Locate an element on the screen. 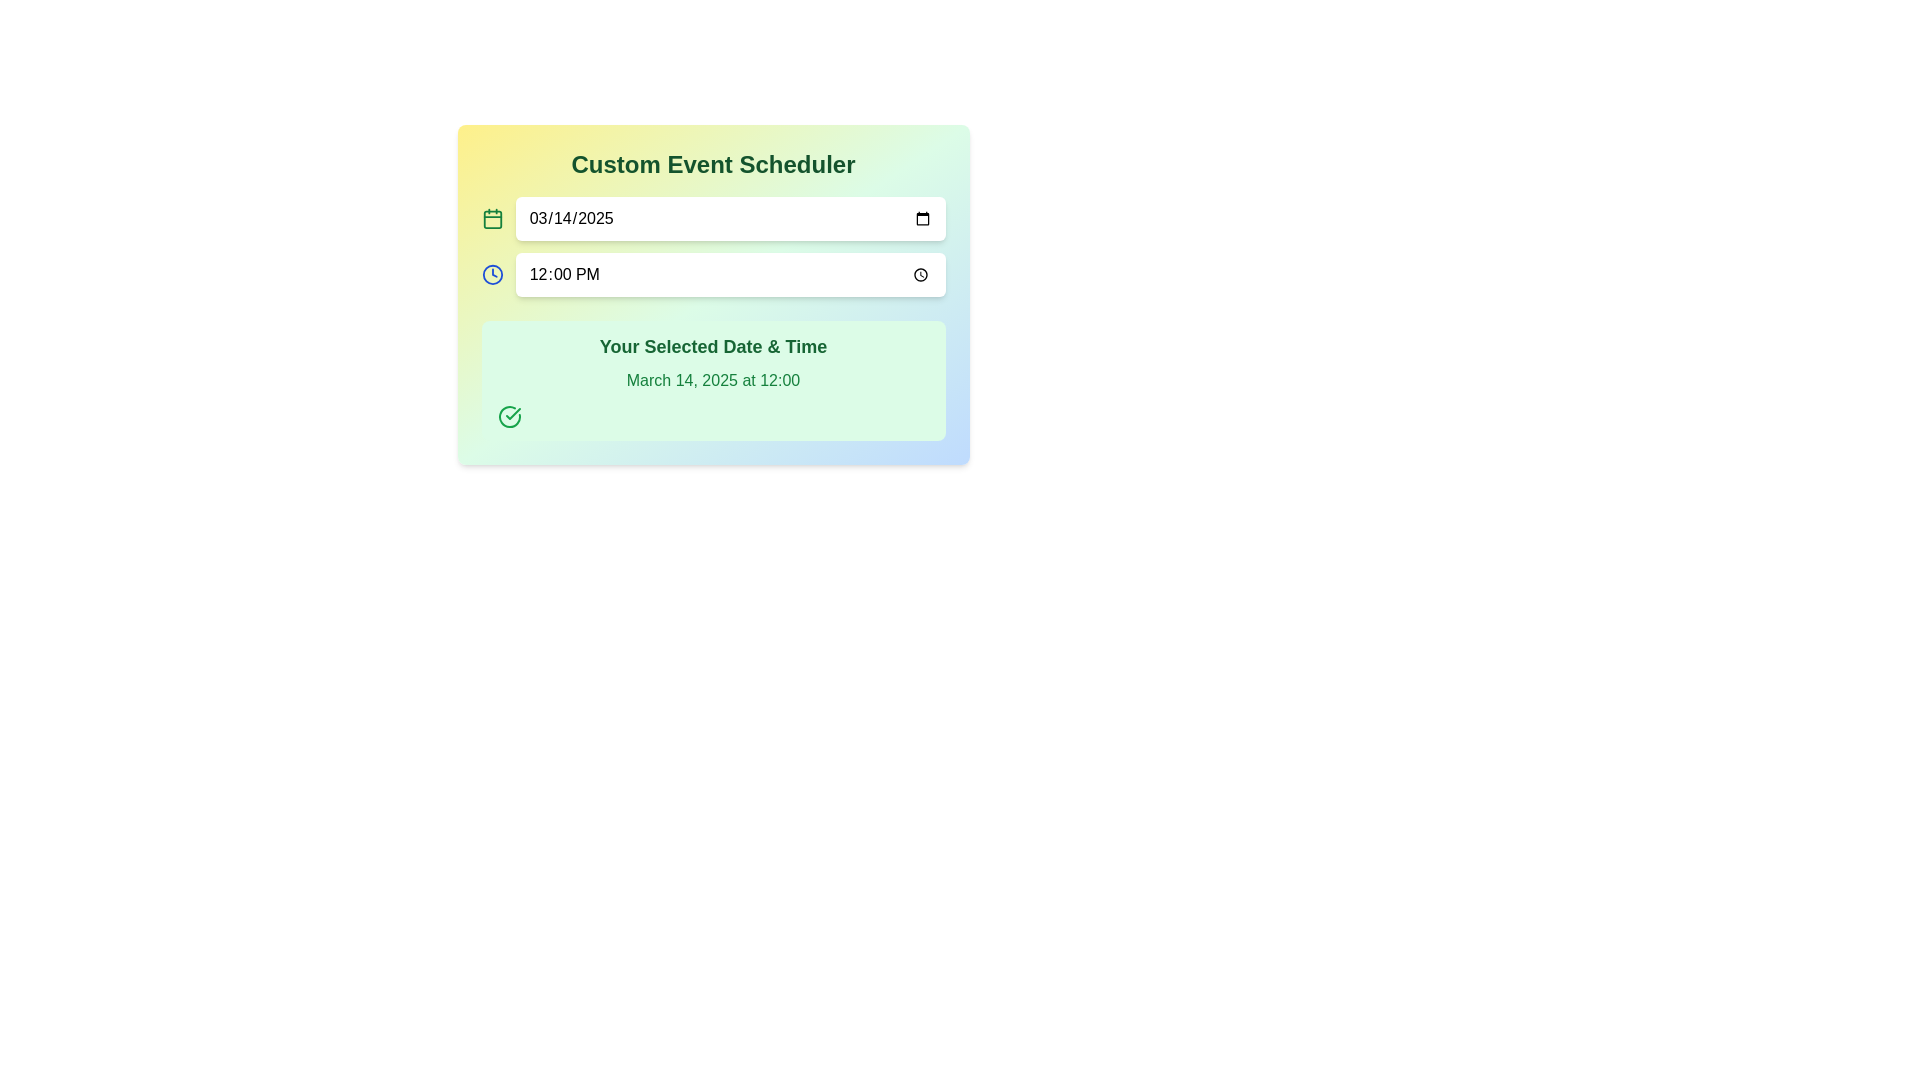 Image resolution: width=1920 pixels, height=1080 pixels. the Label displaying 'March 14, 2025 at 12:00' in green font, located within the section titled 'Your Selected Date & Time' is located at coordinates (713, 381).